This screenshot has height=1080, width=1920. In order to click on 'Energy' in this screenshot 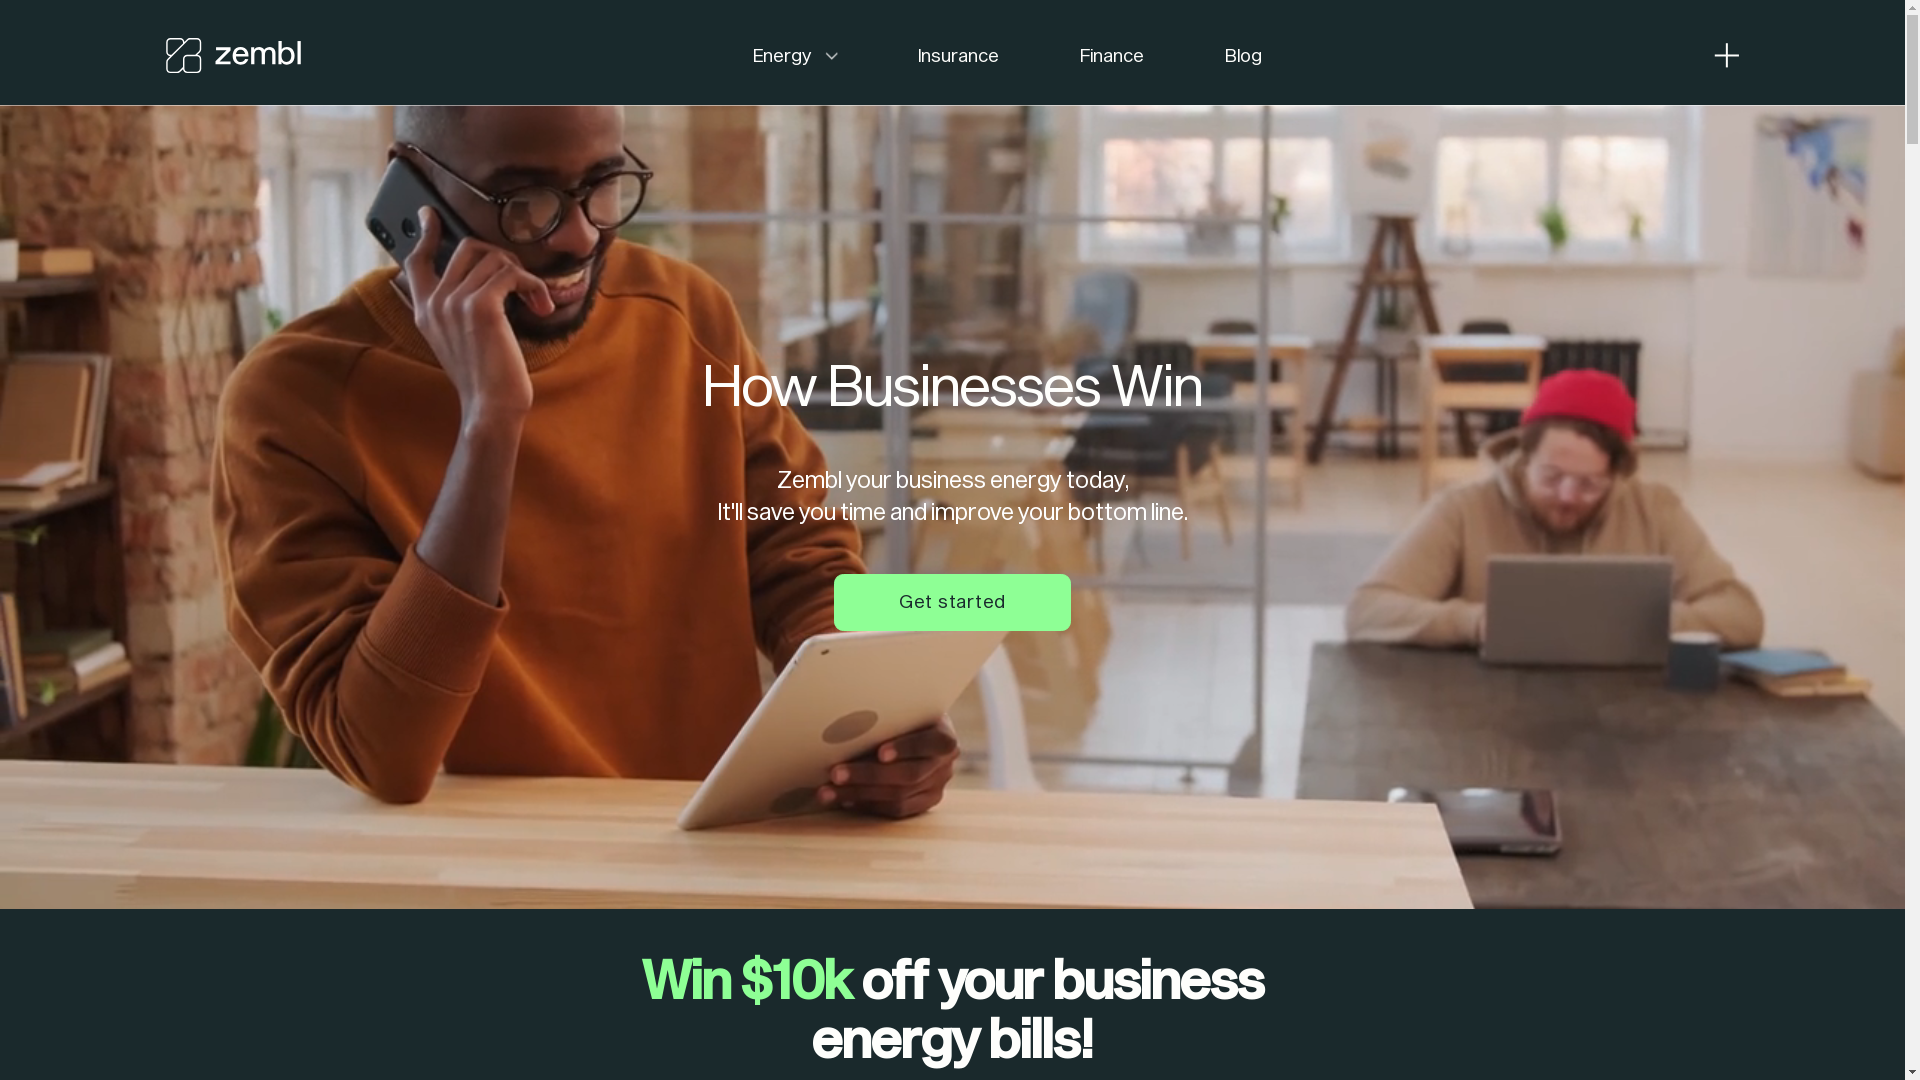, I will do `click(781, 55)`.